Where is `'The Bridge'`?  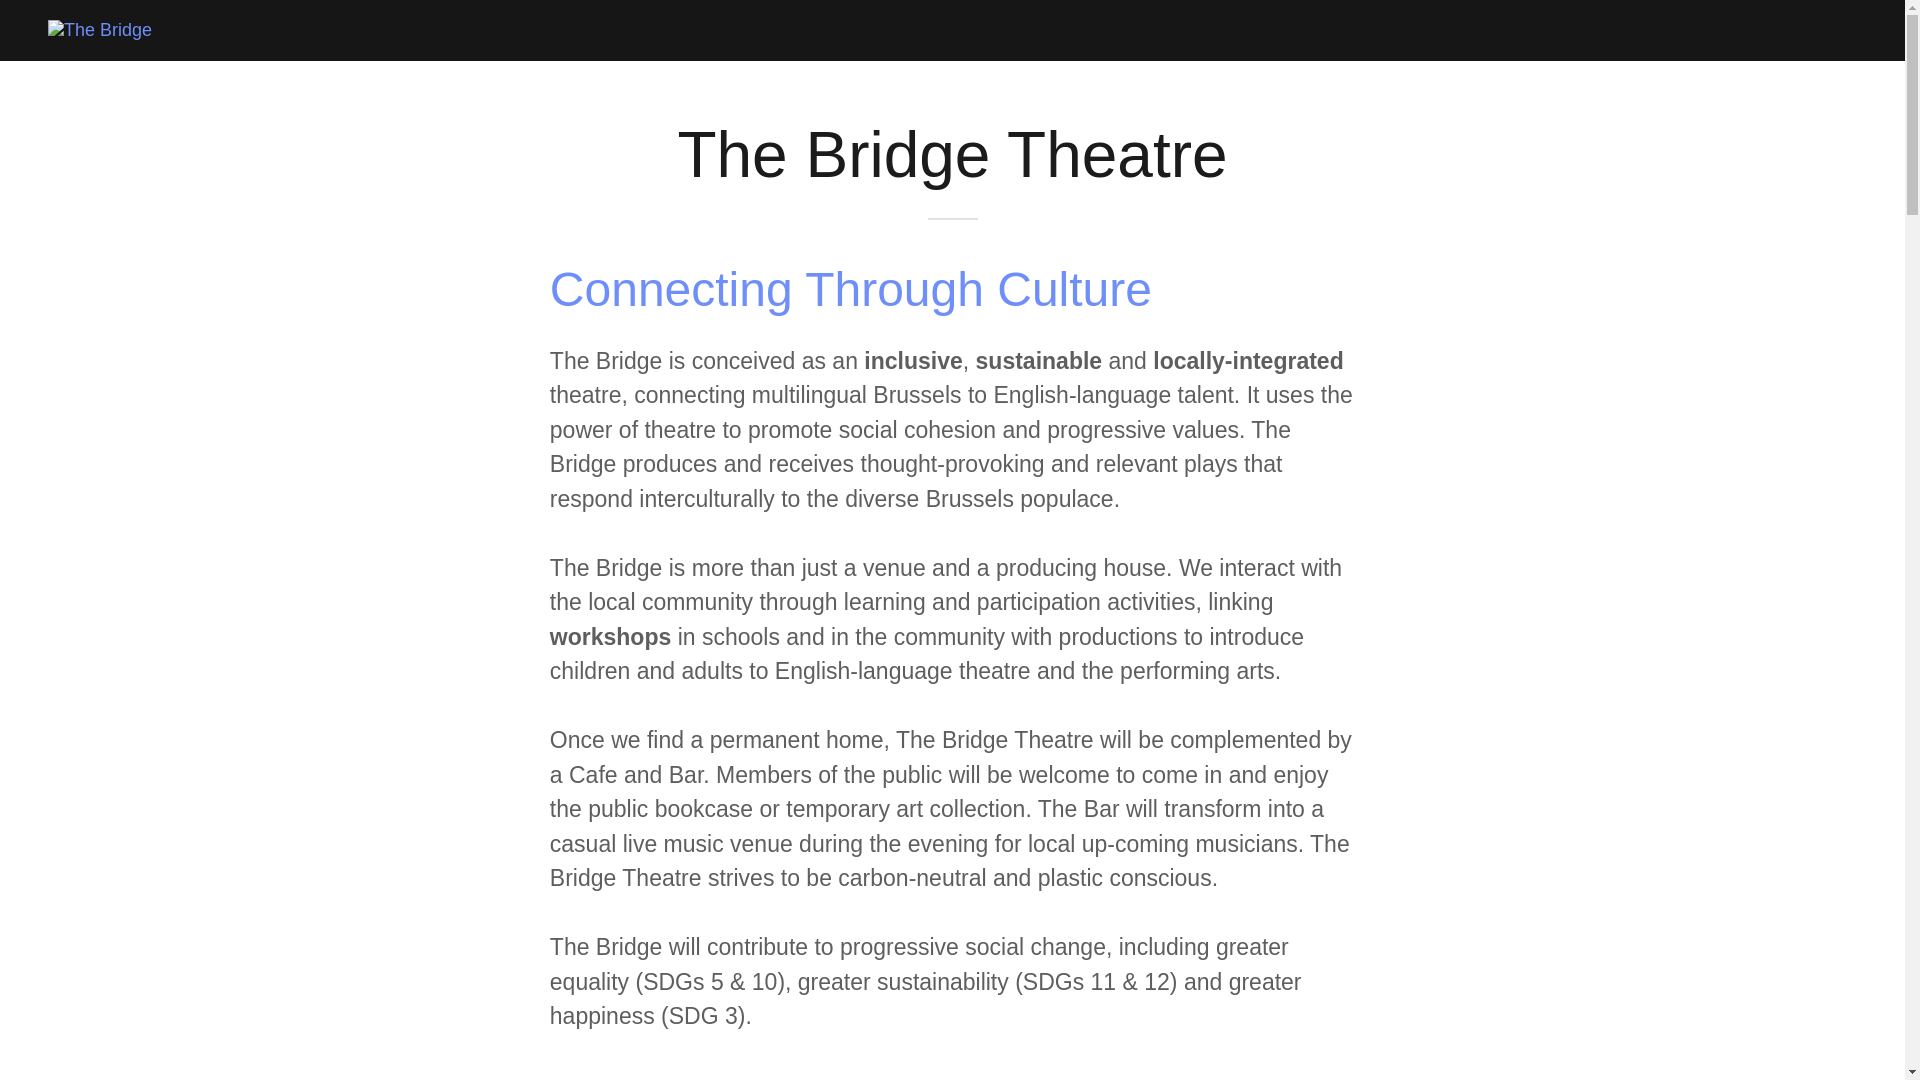 'The Bridge' is located at coordinates (99, 30).